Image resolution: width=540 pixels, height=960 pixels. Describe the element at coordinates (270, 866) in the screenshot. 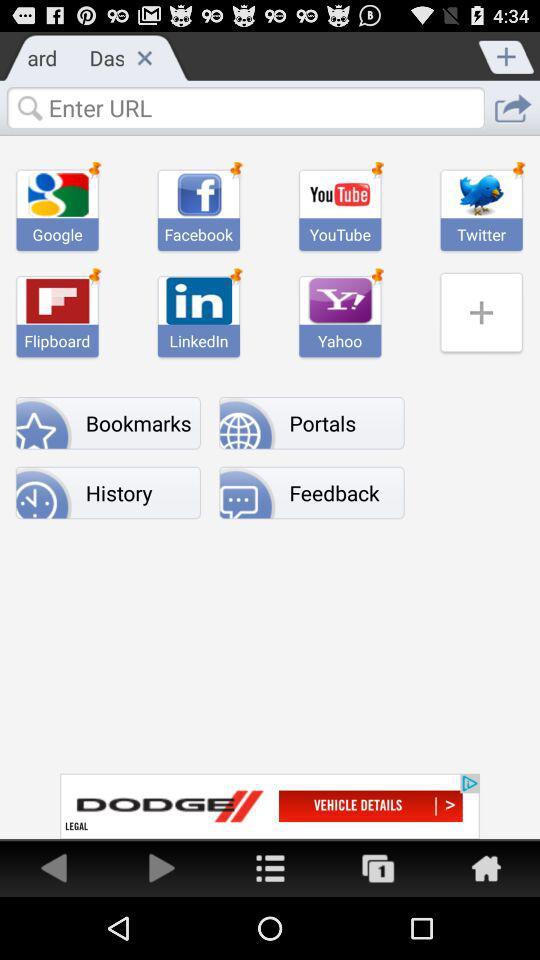

I see `home menu` at that location.